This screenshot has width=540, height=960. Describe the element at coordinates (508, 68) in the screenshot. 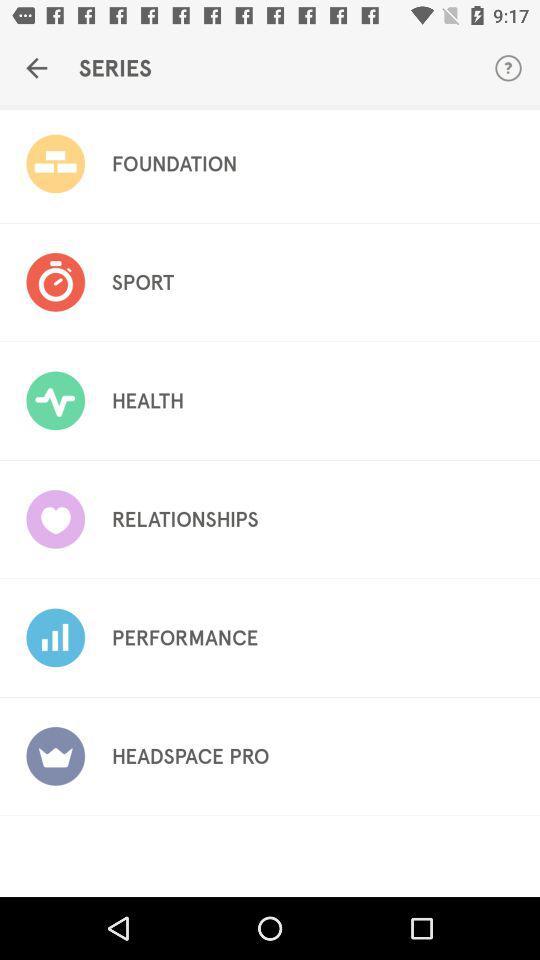

I see `icon to the right of series` at that location.